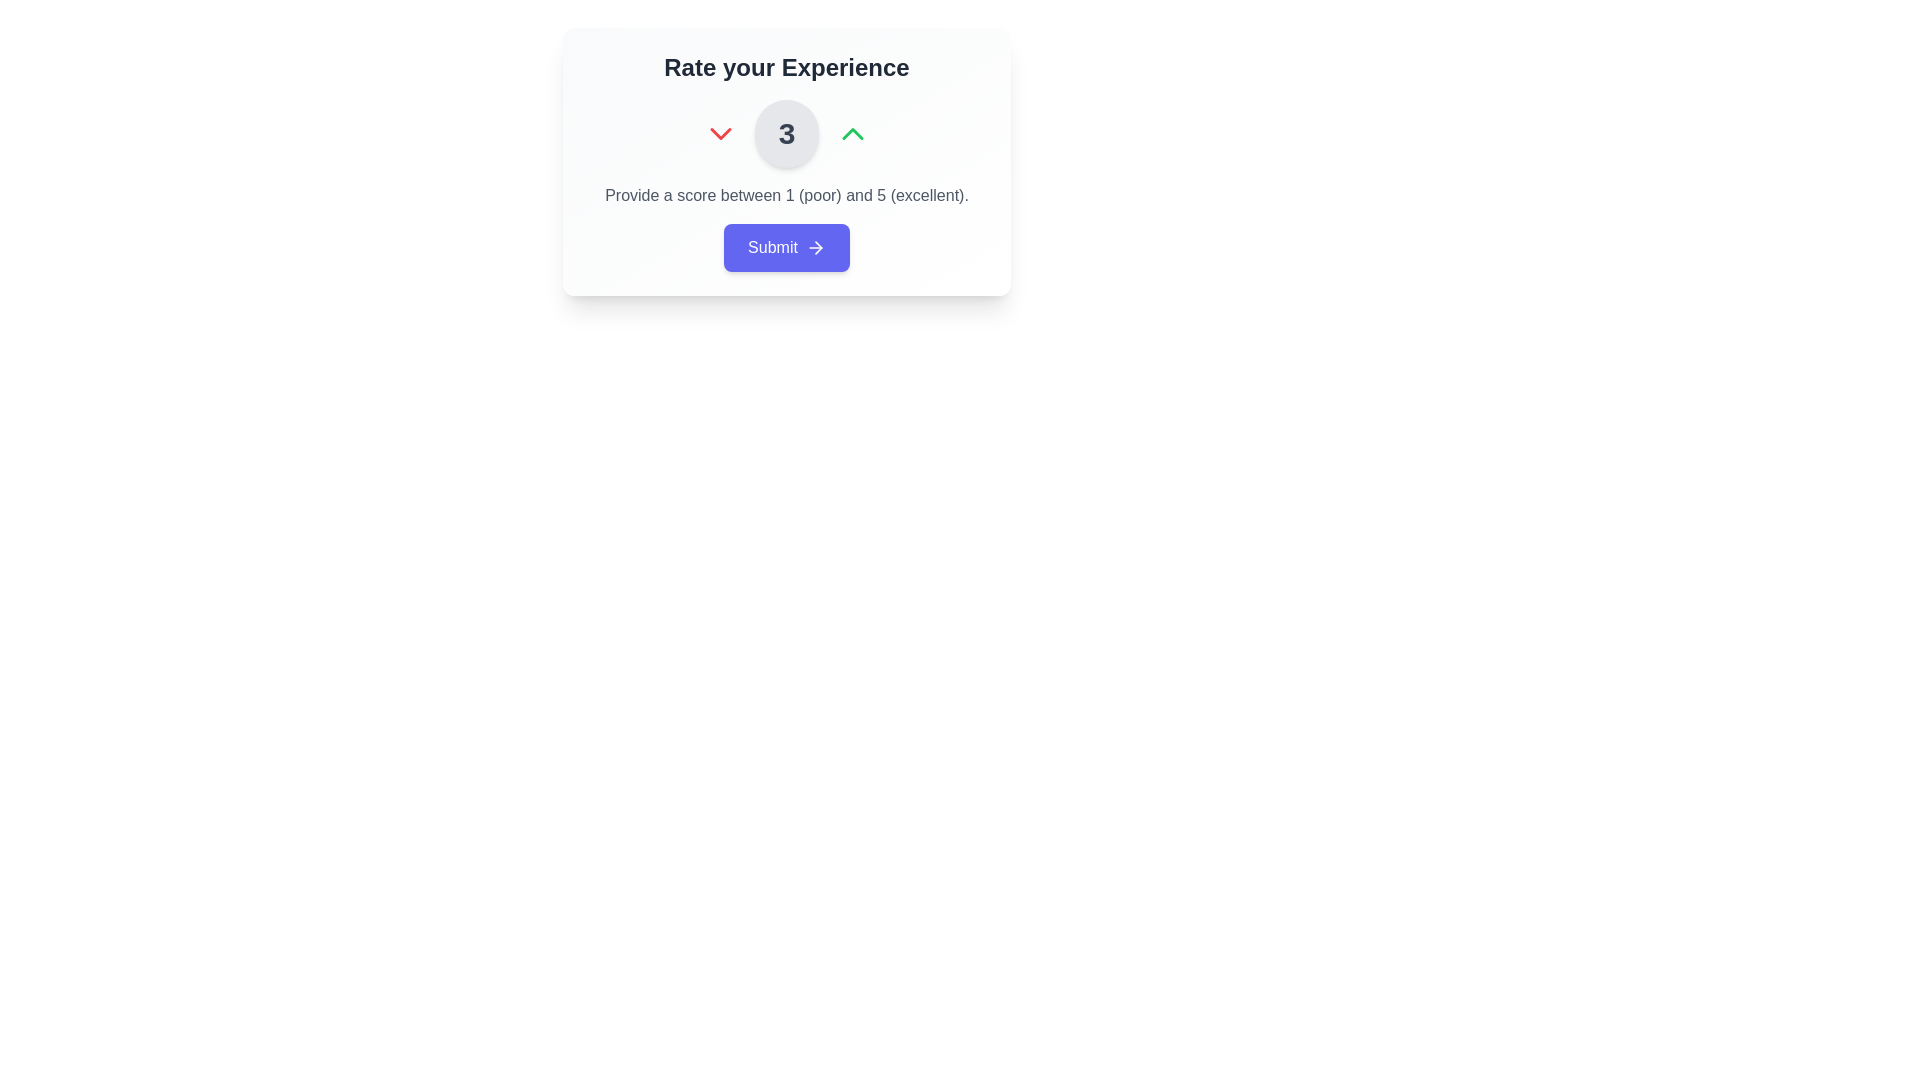 The height and width of the screenshot is (1080, 1920). I want to click on the icon located to the right of the 'Submit' button, which indicates a forward movement or submission action, so click(815, 246).